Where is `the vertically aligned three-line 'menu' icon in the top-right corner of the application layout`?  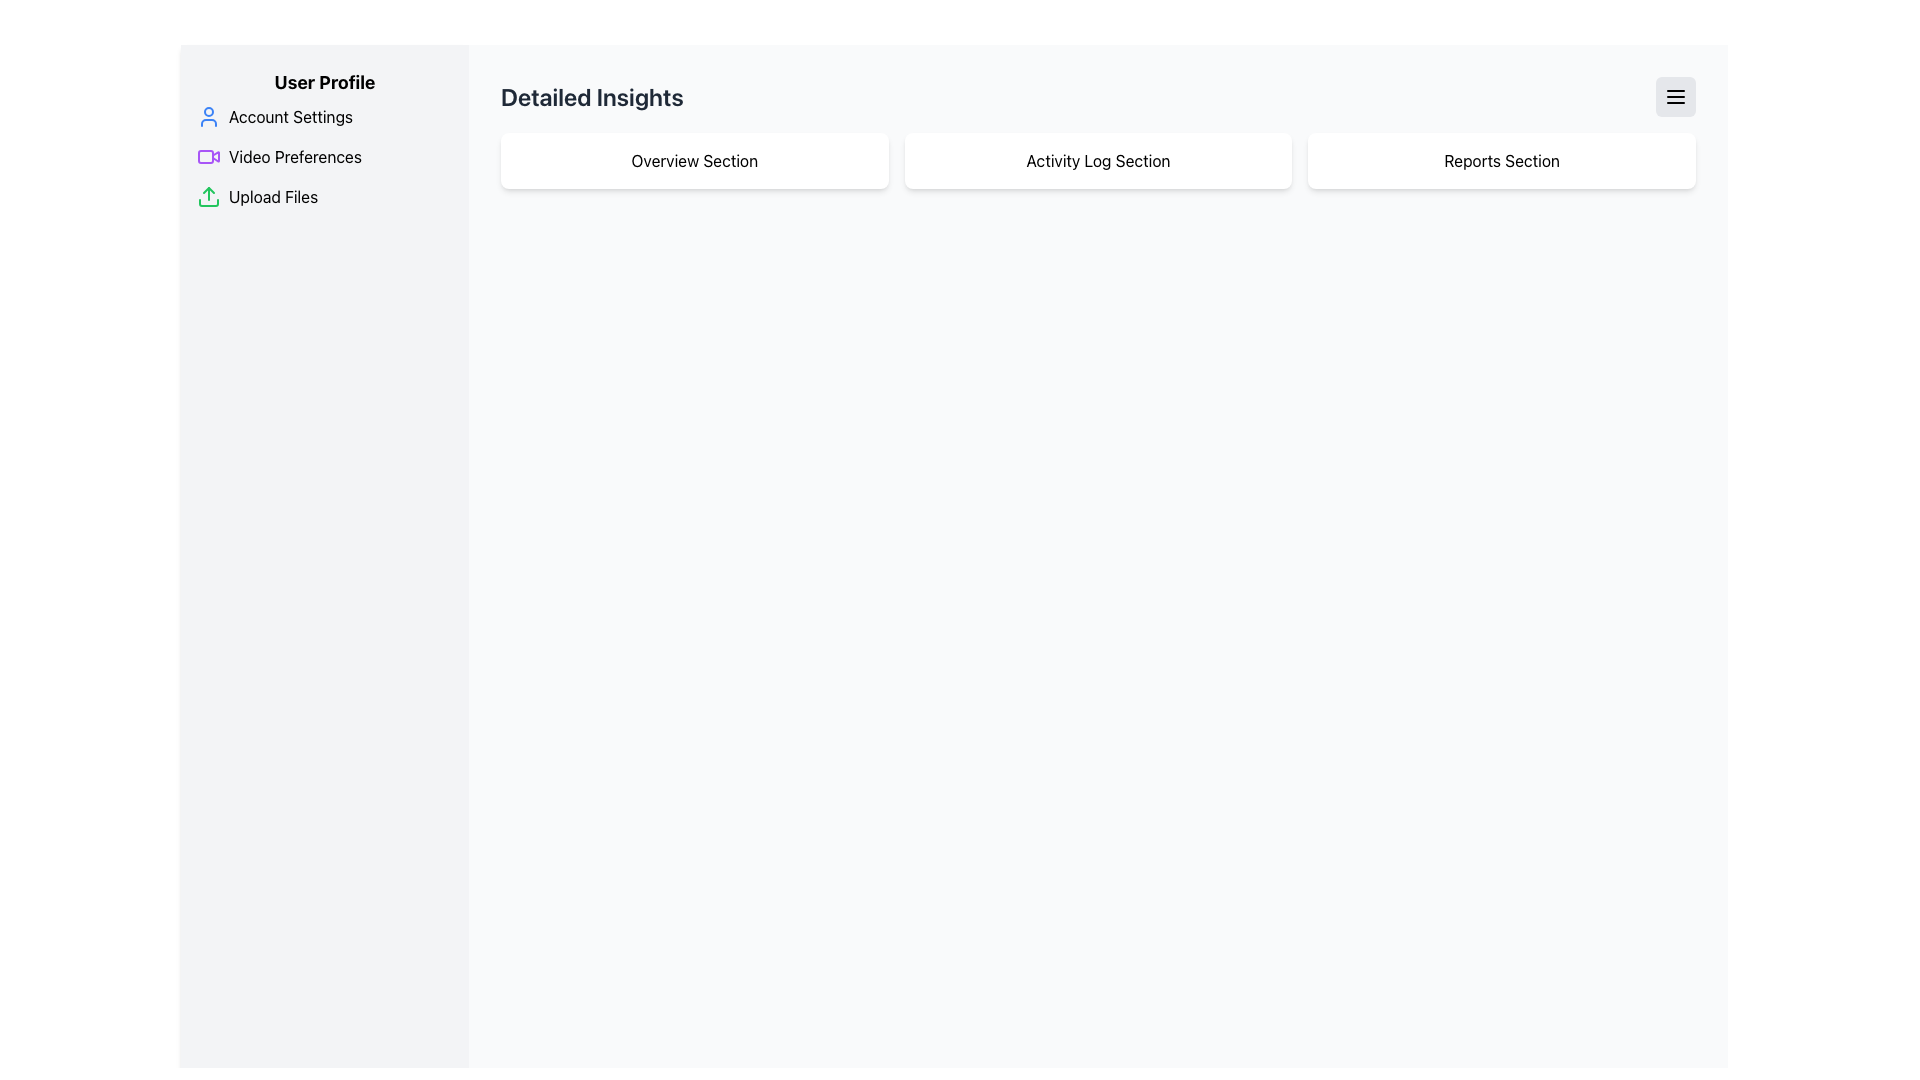 the vertically aligned three-line 'menu' icon in the top-right corner of the application layout is located at coordinates (1675, 96).